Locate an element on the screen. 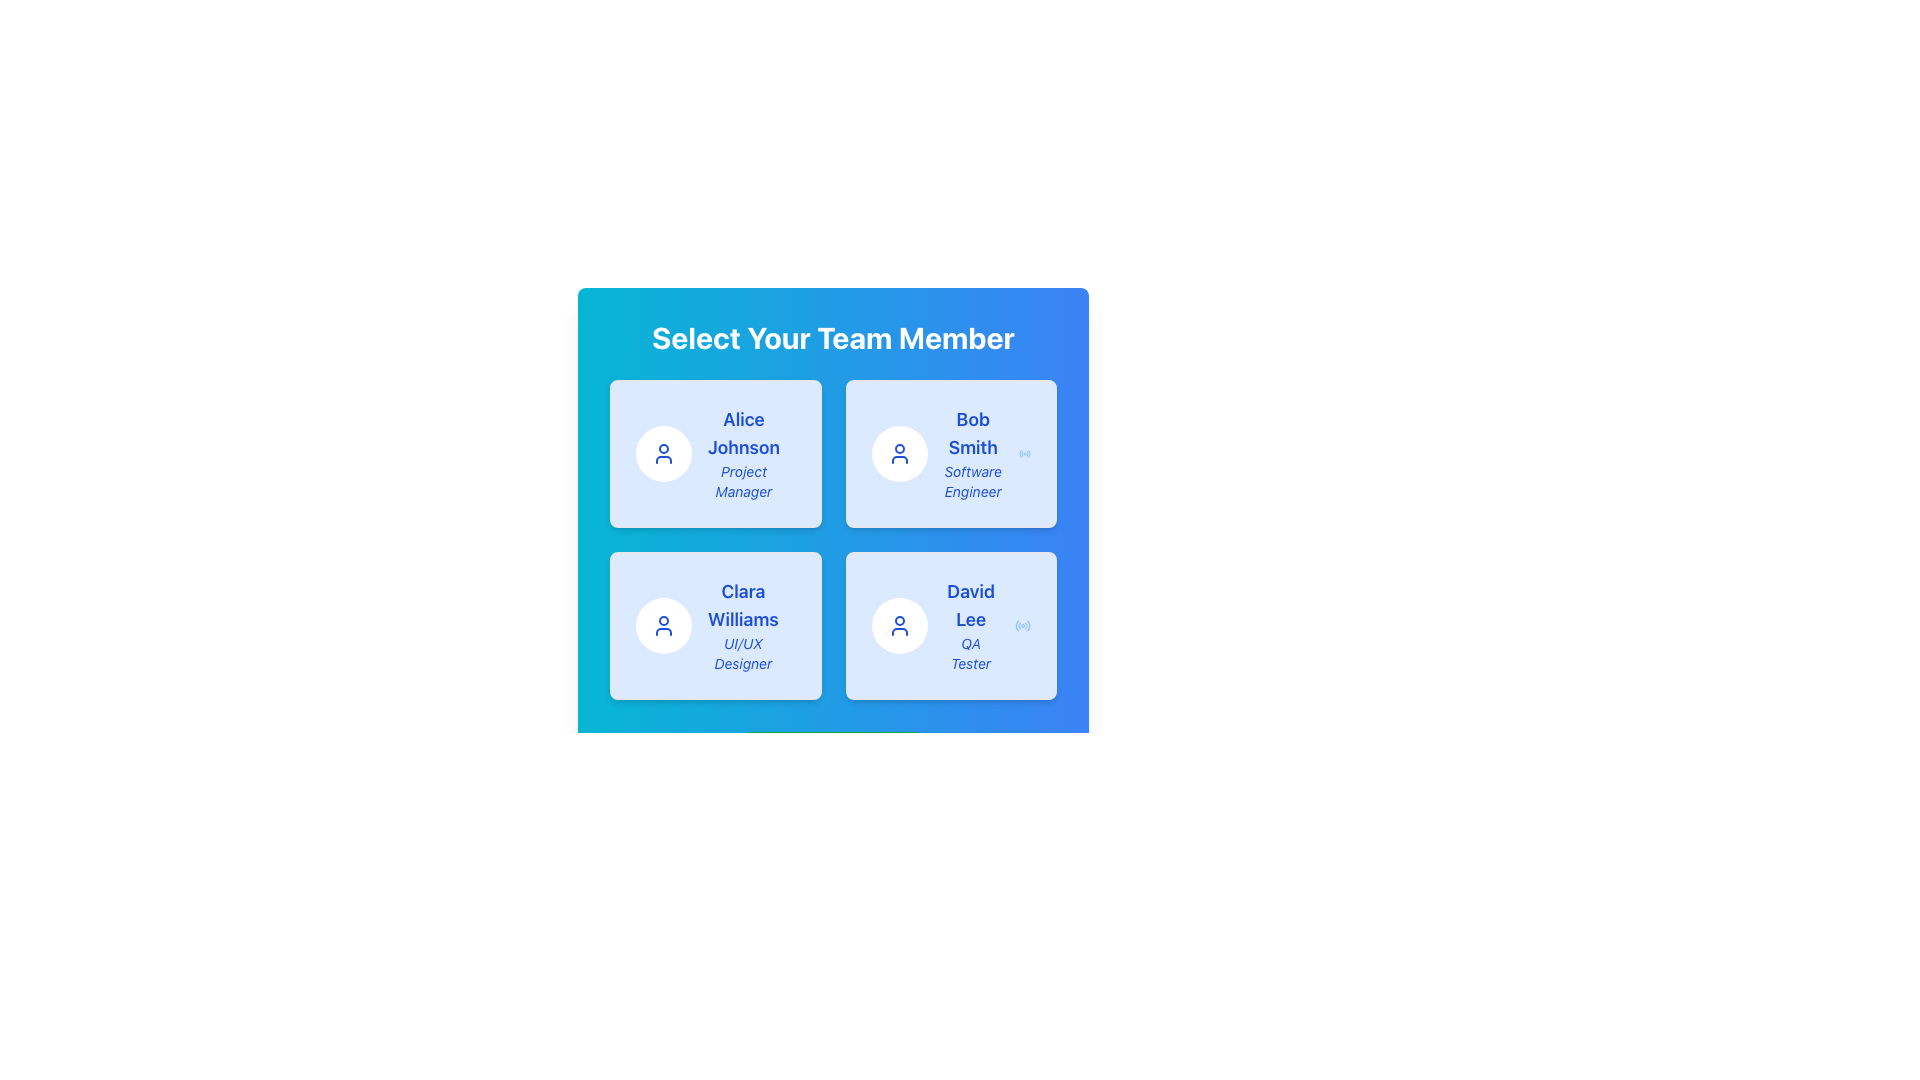  the Text Label displaying 'Alice Johnson' and 'Project Manager' located in the first row and first column of the grid under 'Select Your Team Member.' is located at coordinates (743, 454).